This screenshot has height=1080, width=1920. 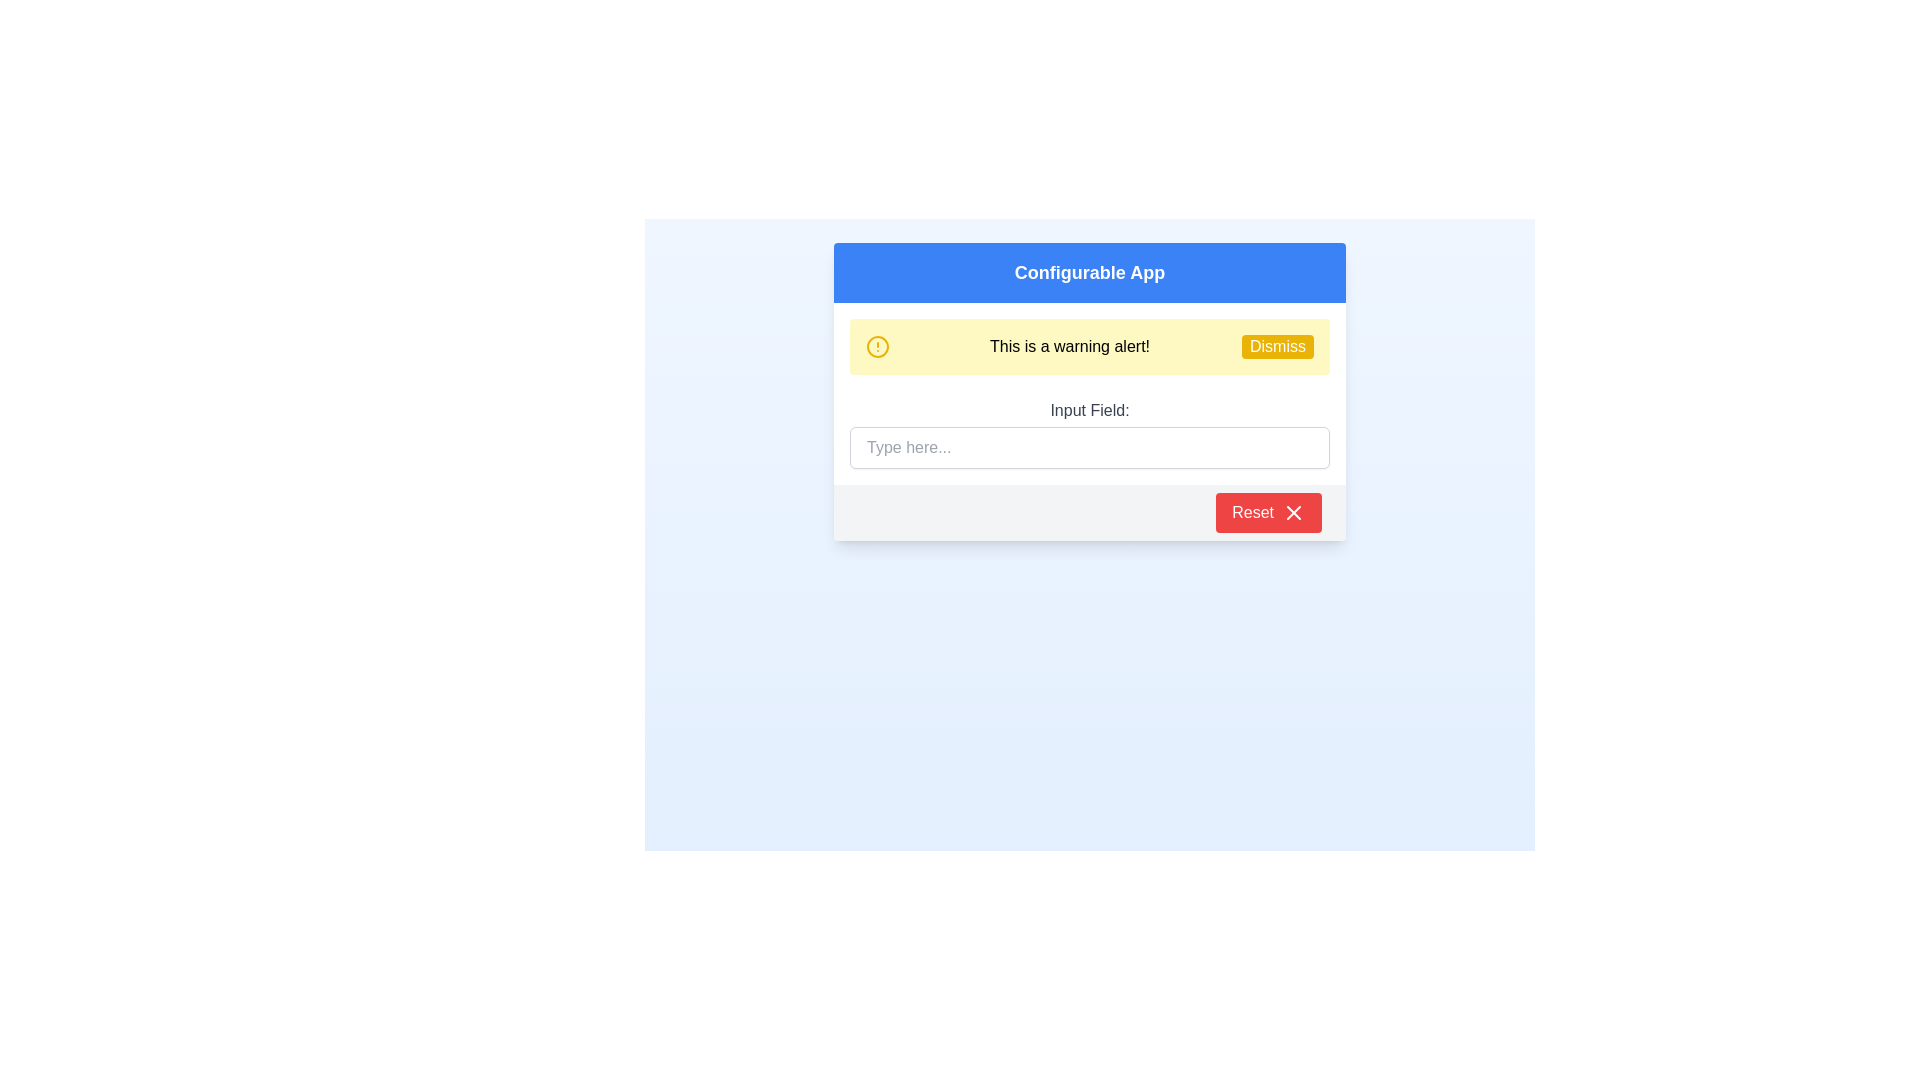 I want to click on the bold text element displaying 'Configurable App' which is centered inside a blue rectangular panel at the top of the interface, so click(x=1088, y=273).